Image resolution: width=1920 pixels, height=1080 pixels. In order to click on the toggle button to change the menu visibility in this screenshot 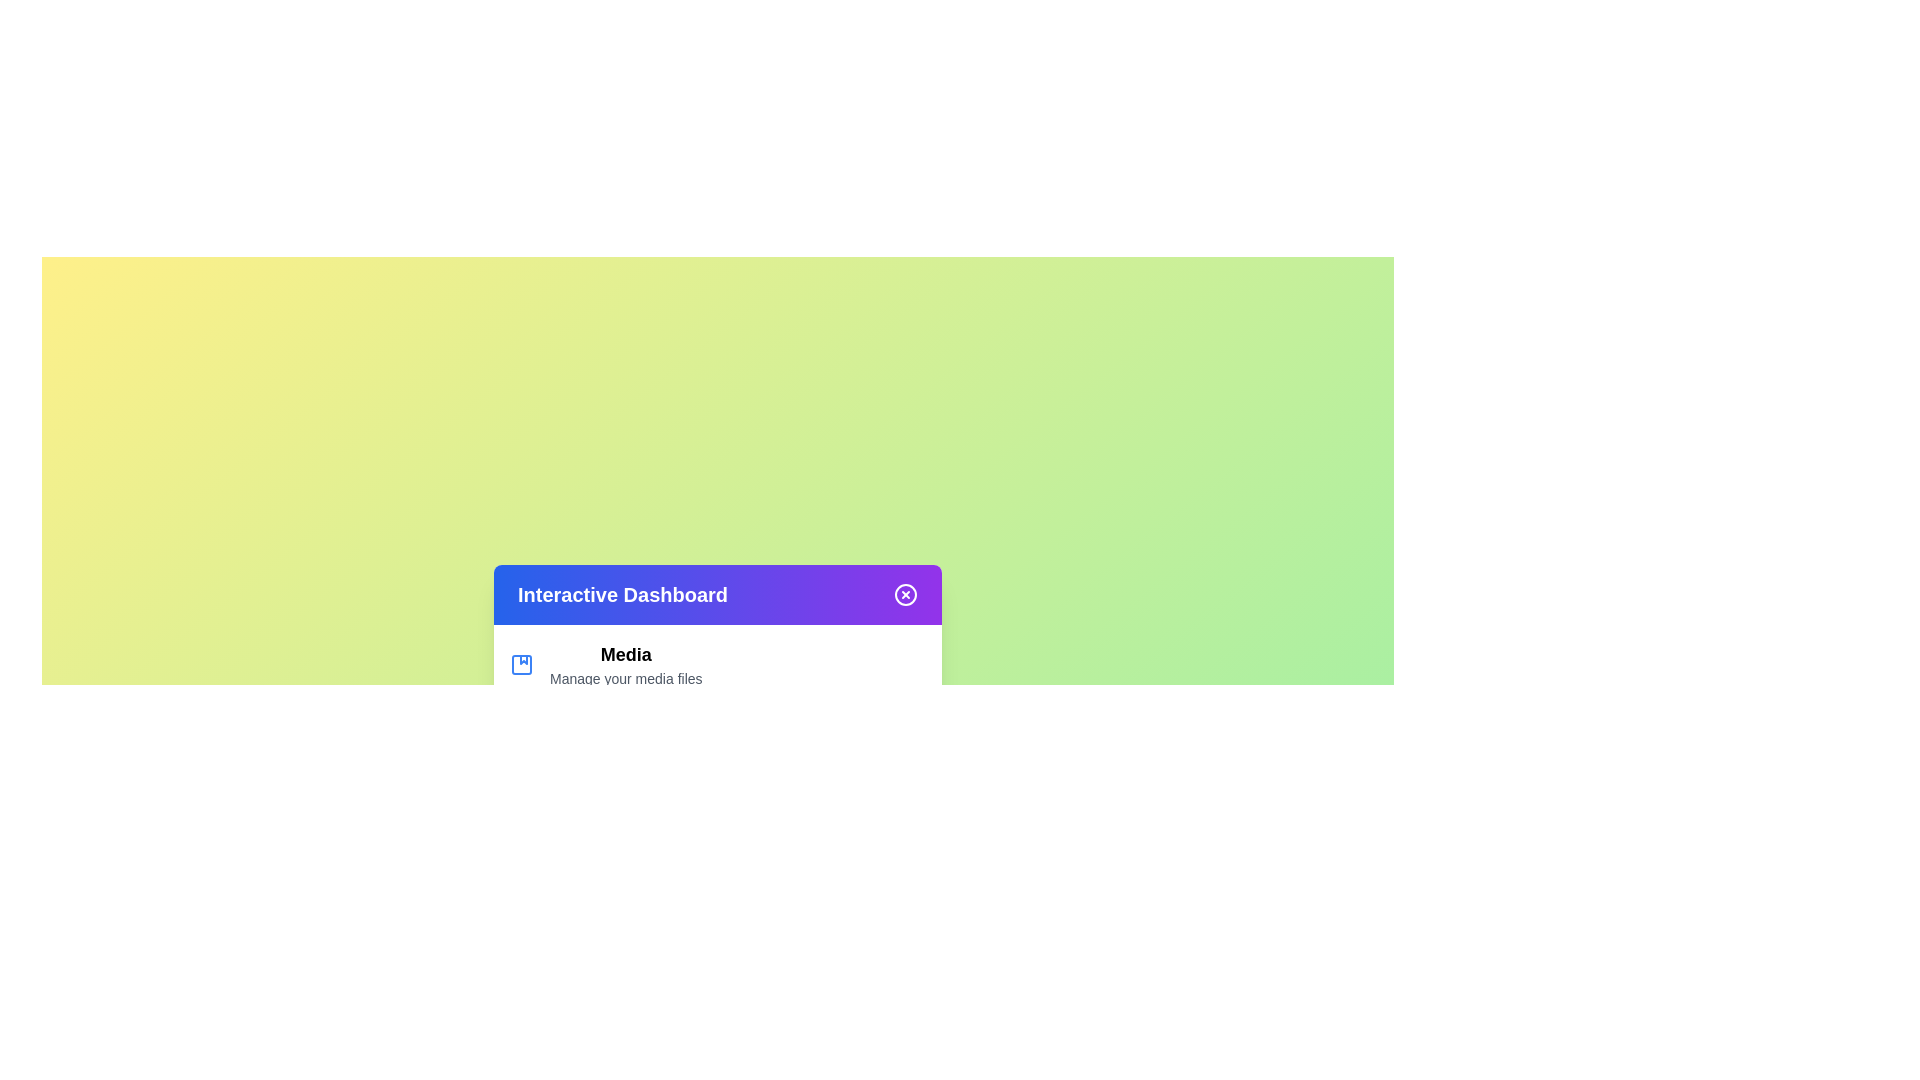, I will do `click(905, 593)`.